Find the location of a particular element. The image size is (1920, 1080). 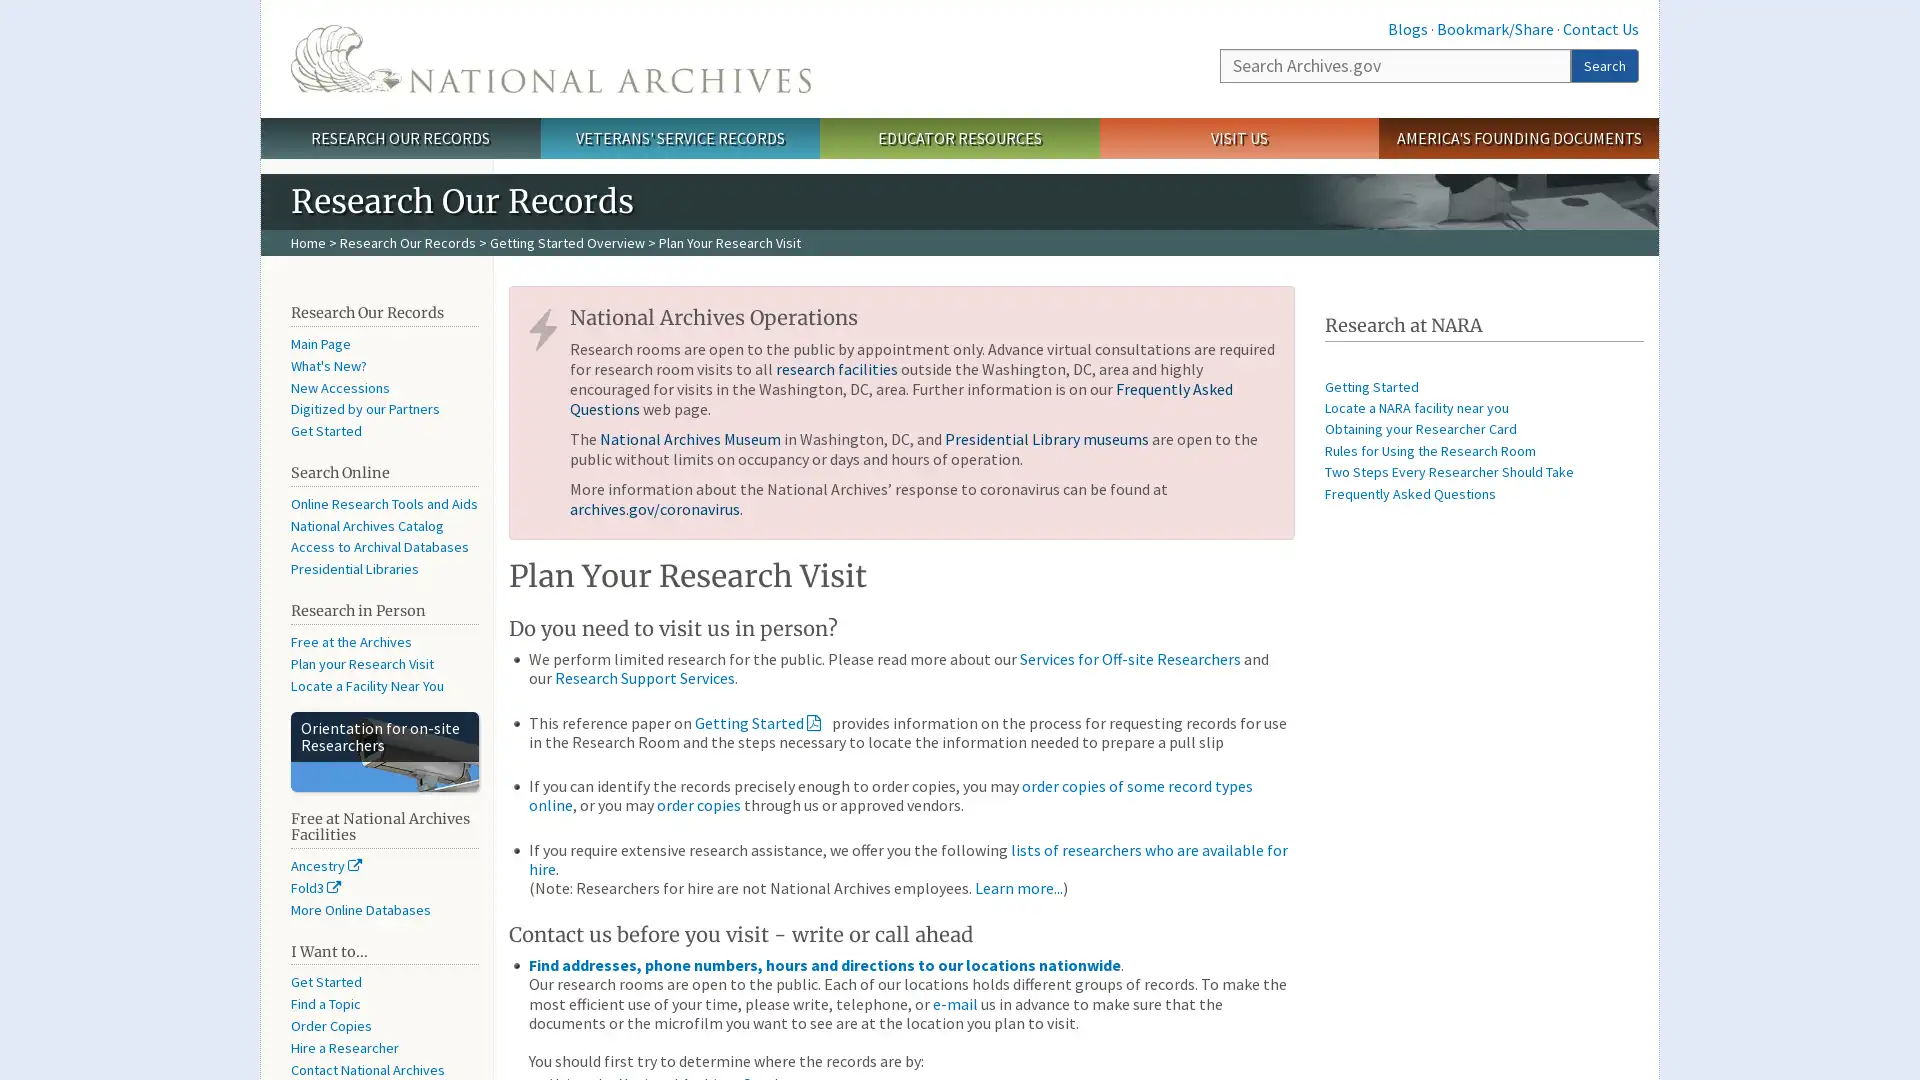

Search is located at coordinates (1604, 64).